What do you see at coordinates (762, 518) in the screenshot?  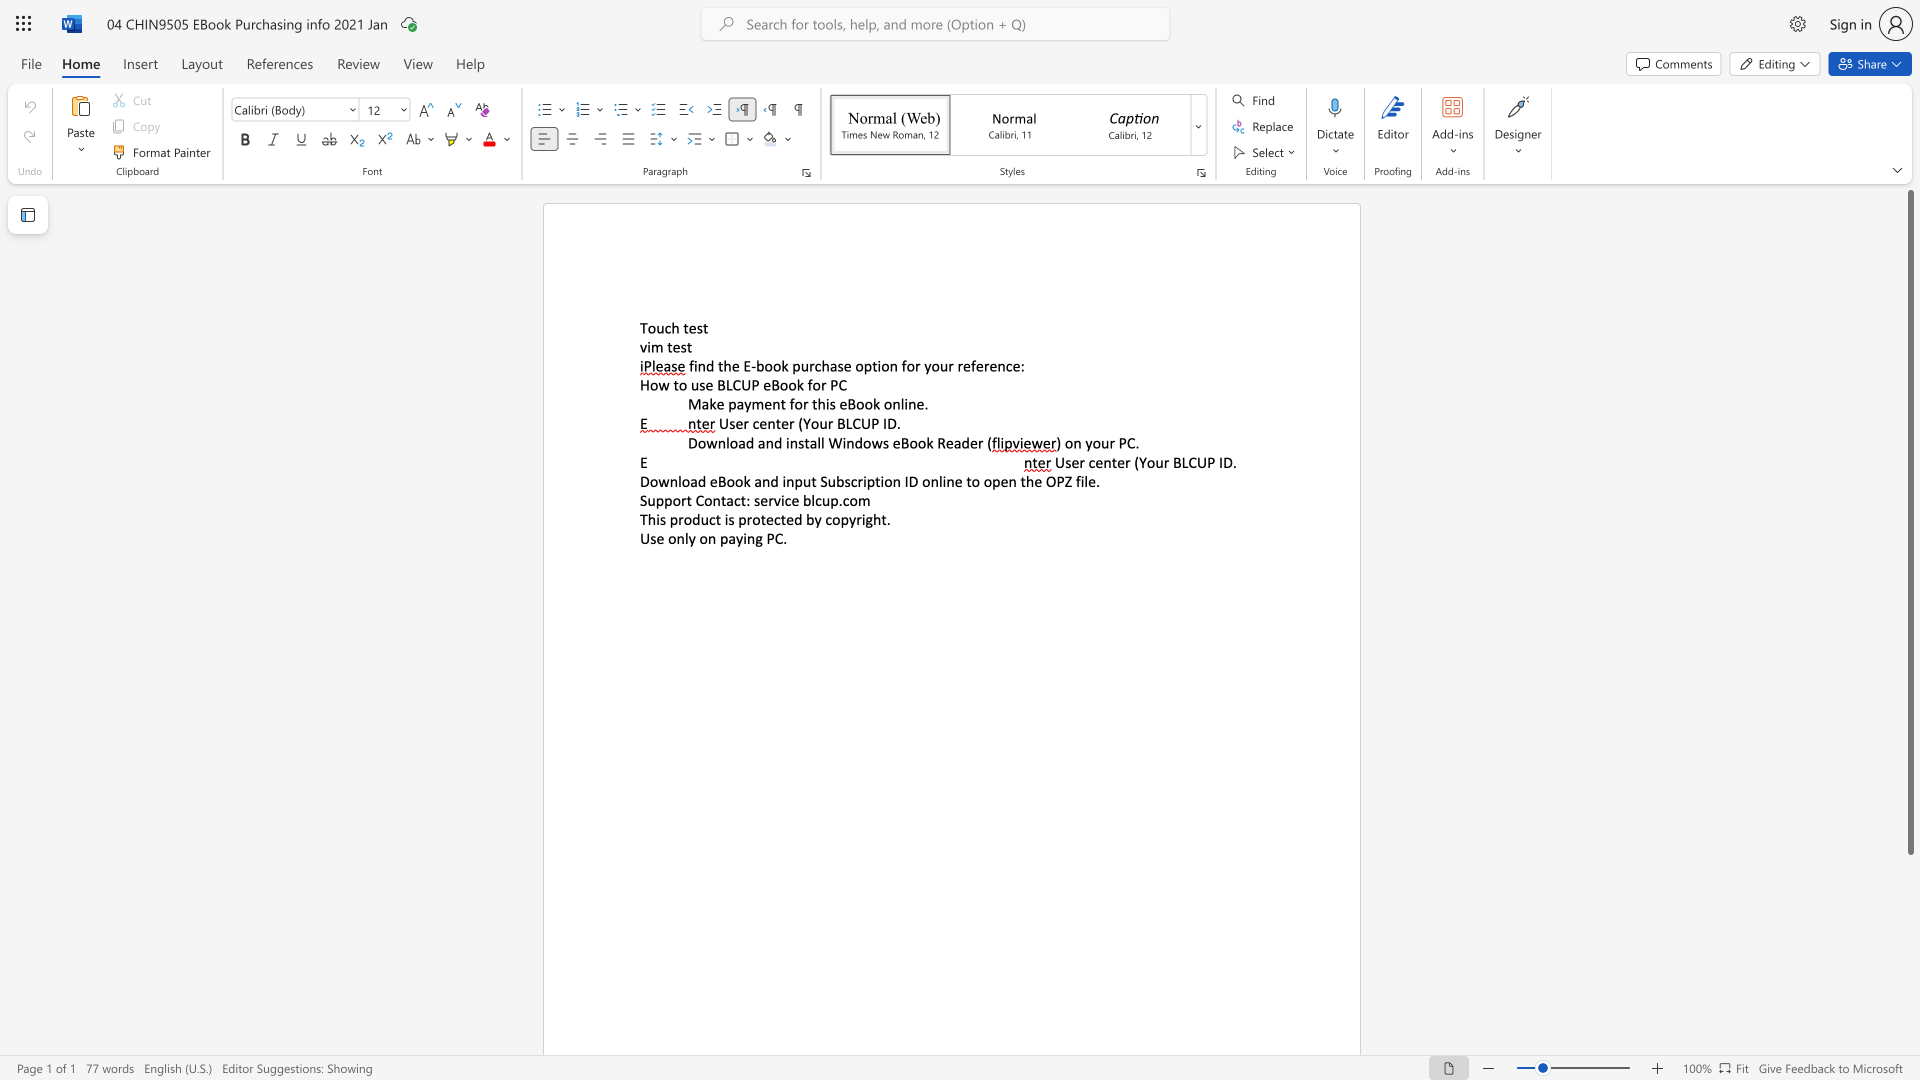 I see `the 2th character "t" in the text` at bounding box center [762, 518].